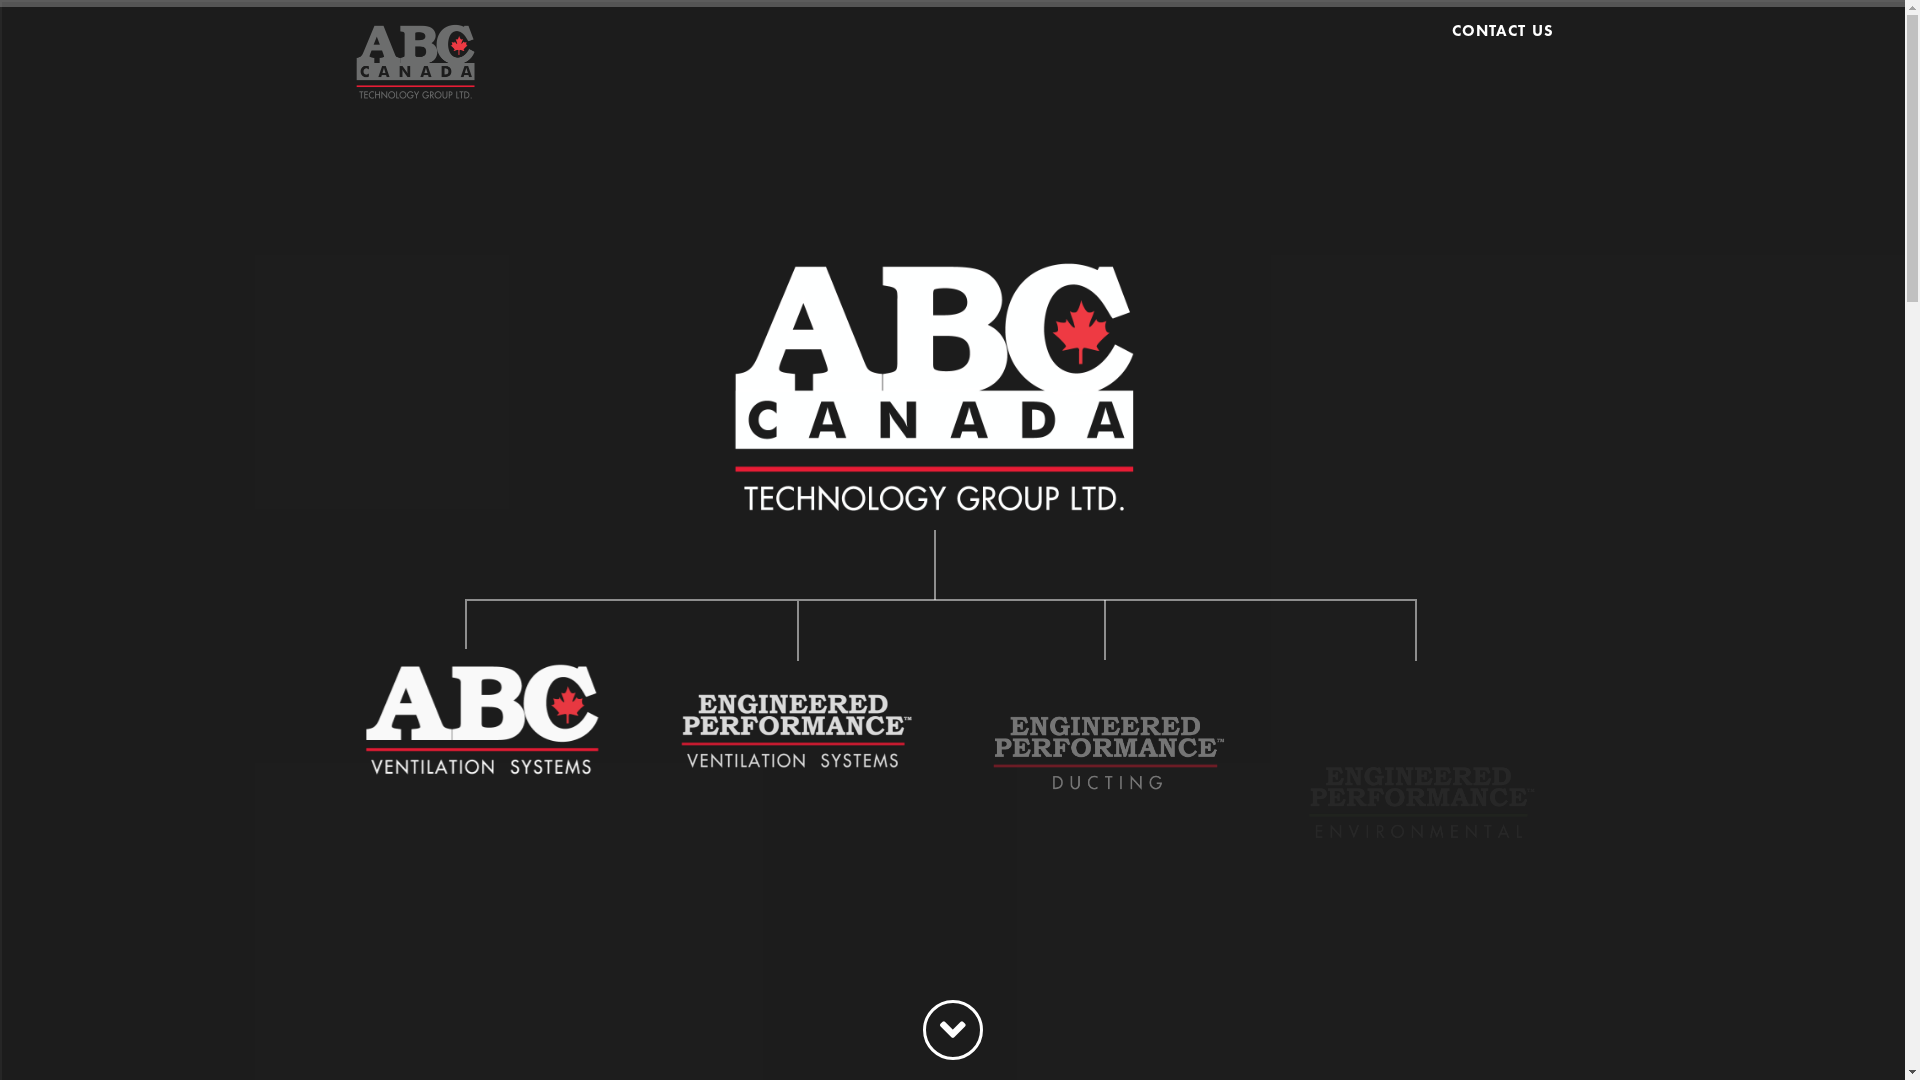  Describe the element at coordinates (1496, 49) in the screenshot. I see `'CONTACT US'` at that location.